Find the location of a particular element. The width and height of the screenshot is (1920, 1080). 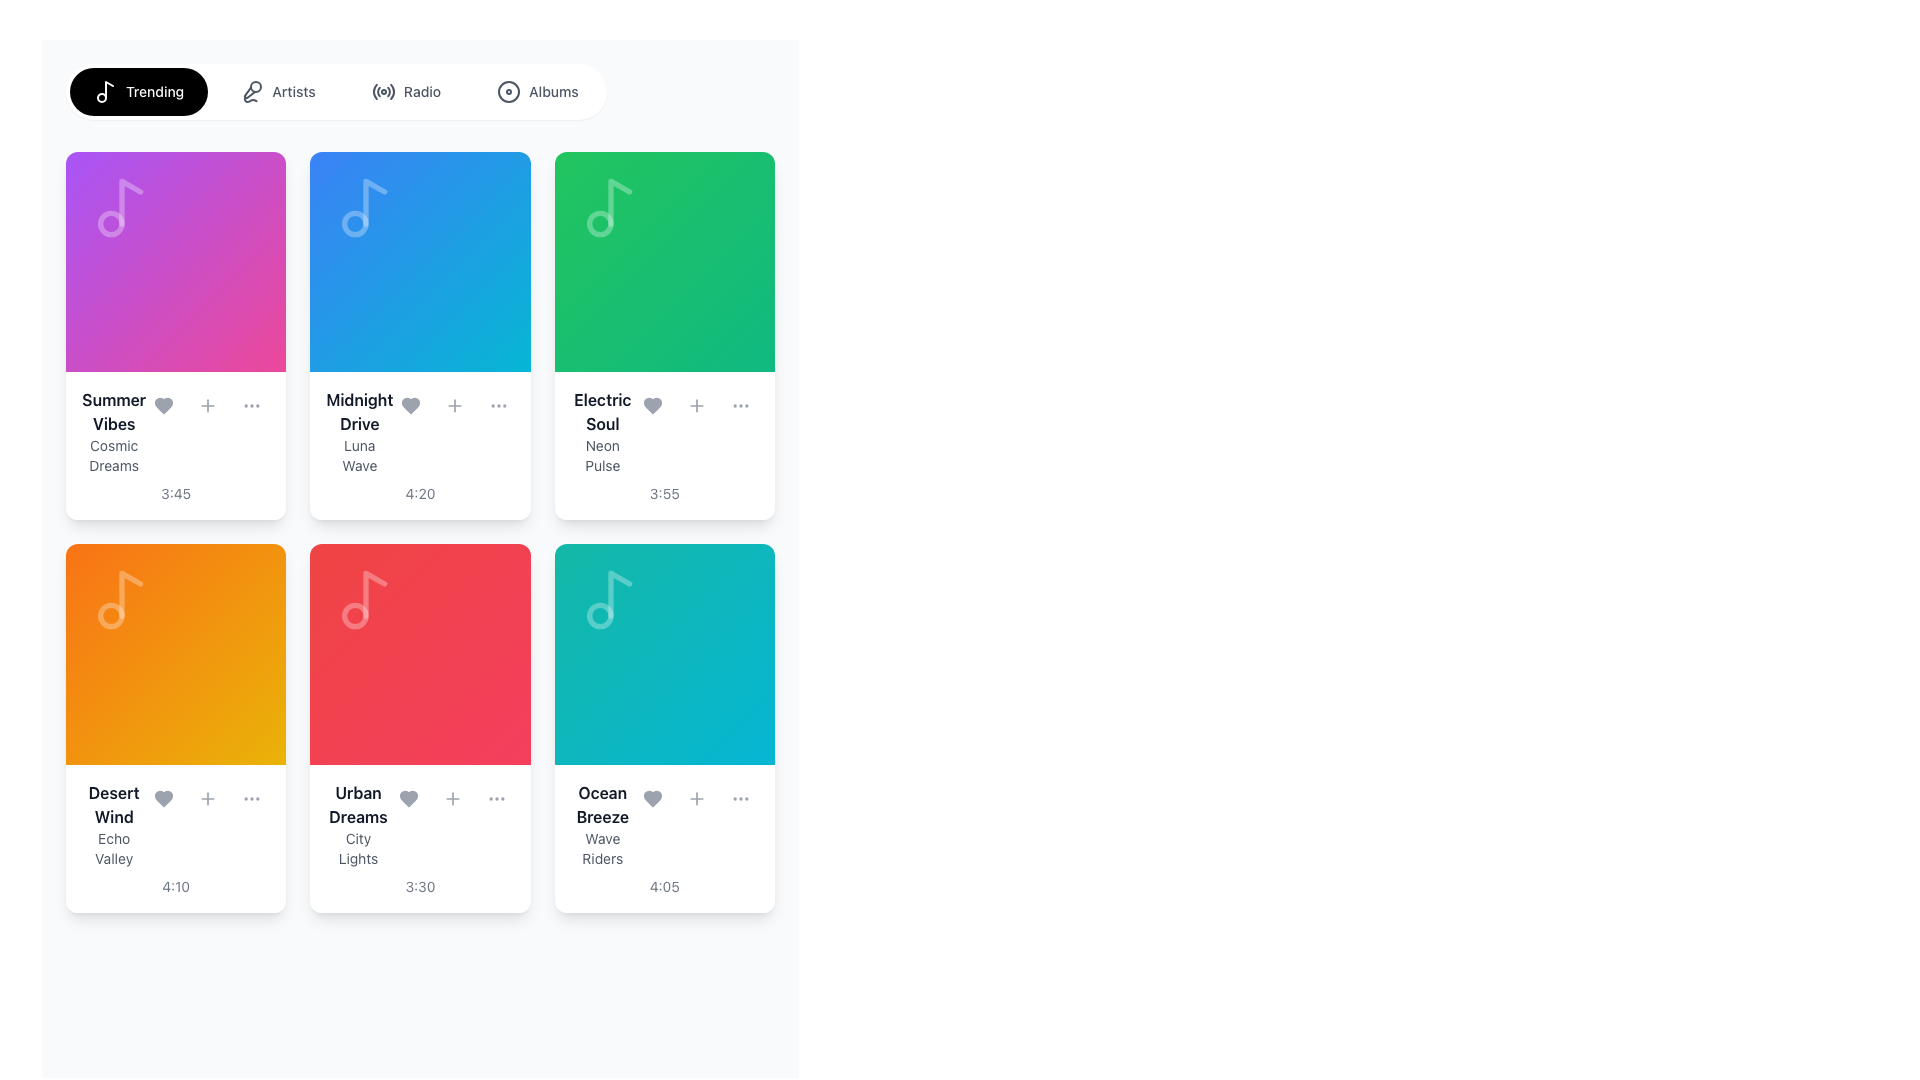

the text label indicating the duration or time-related information for the 'Midnight Drive' album, located in the second card of the first row in the grid layout is located at coordinates (419, 494).